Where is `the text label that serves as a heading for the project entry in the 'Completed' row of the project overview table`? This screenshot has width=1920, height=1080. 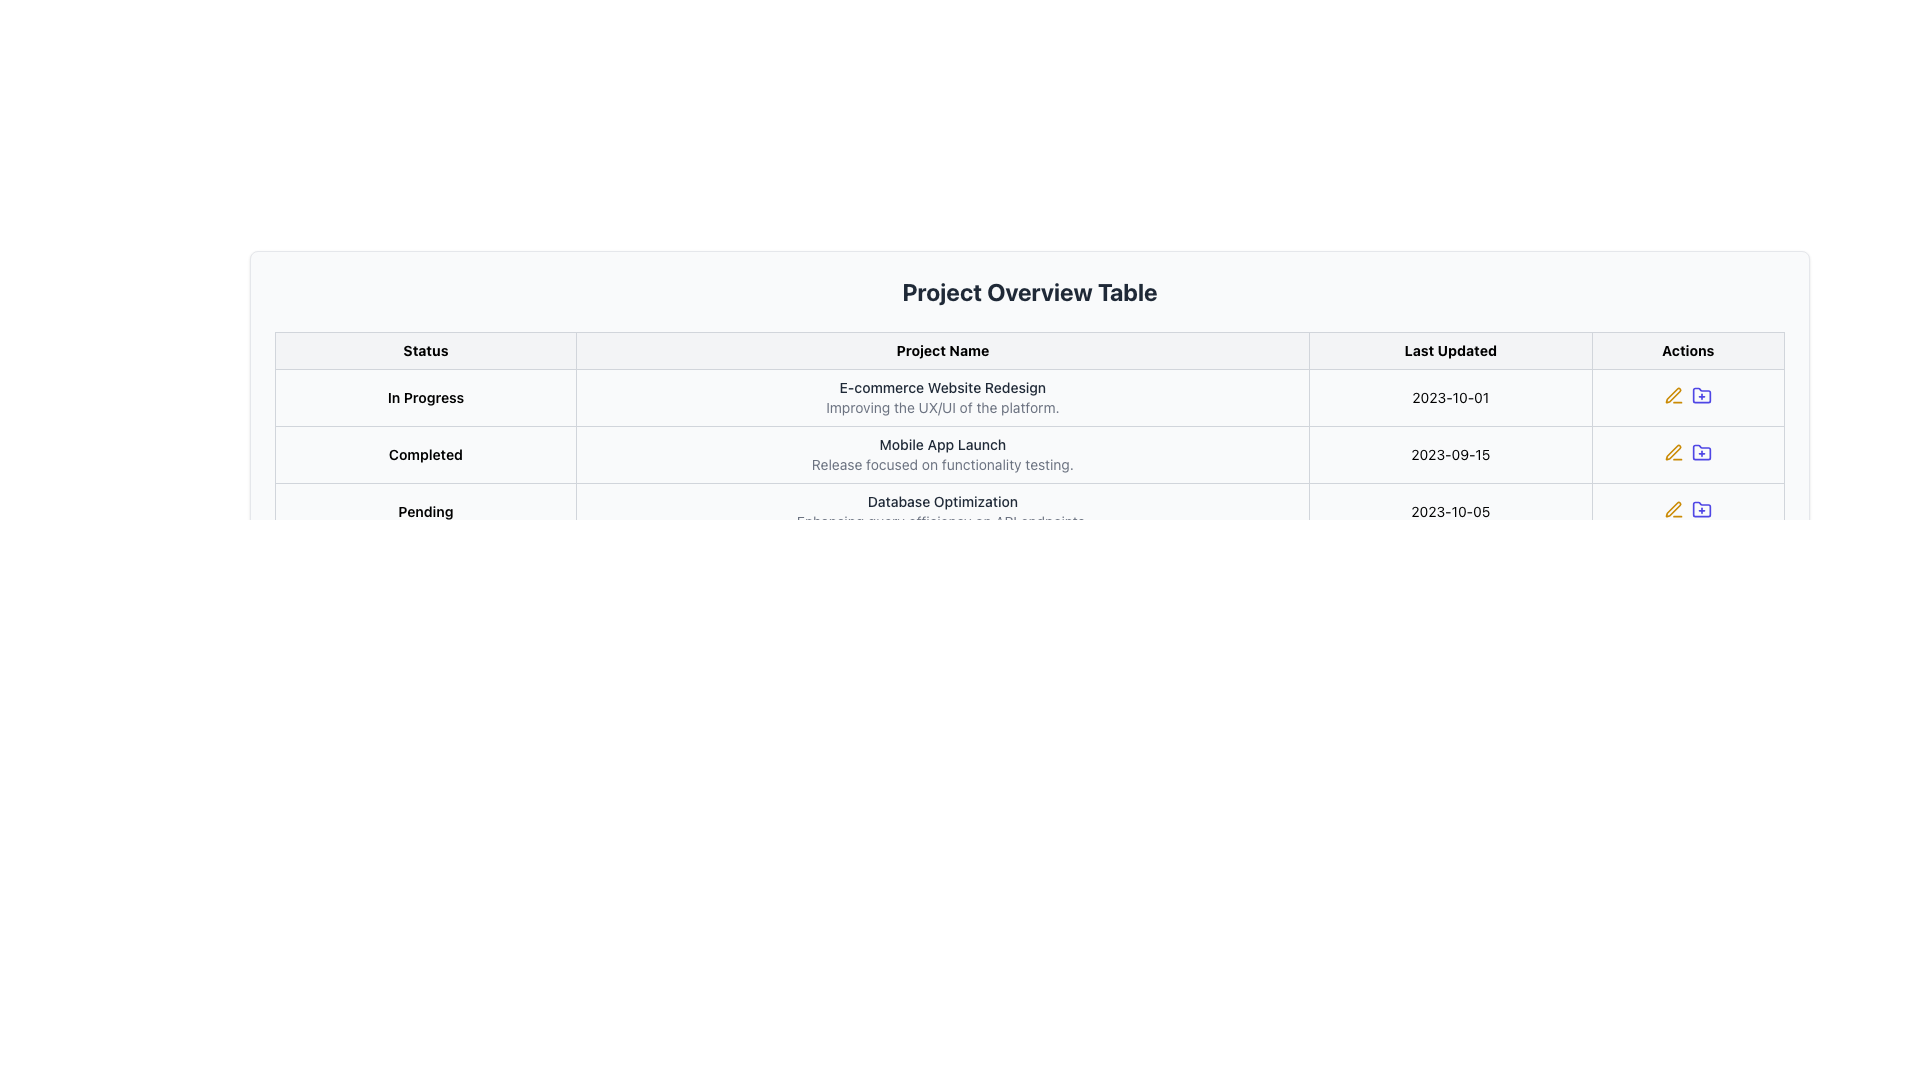 the text label that serves as a heading for the project entry in the 'Completed' row of the project overview table is located at coordinates (941, 443).